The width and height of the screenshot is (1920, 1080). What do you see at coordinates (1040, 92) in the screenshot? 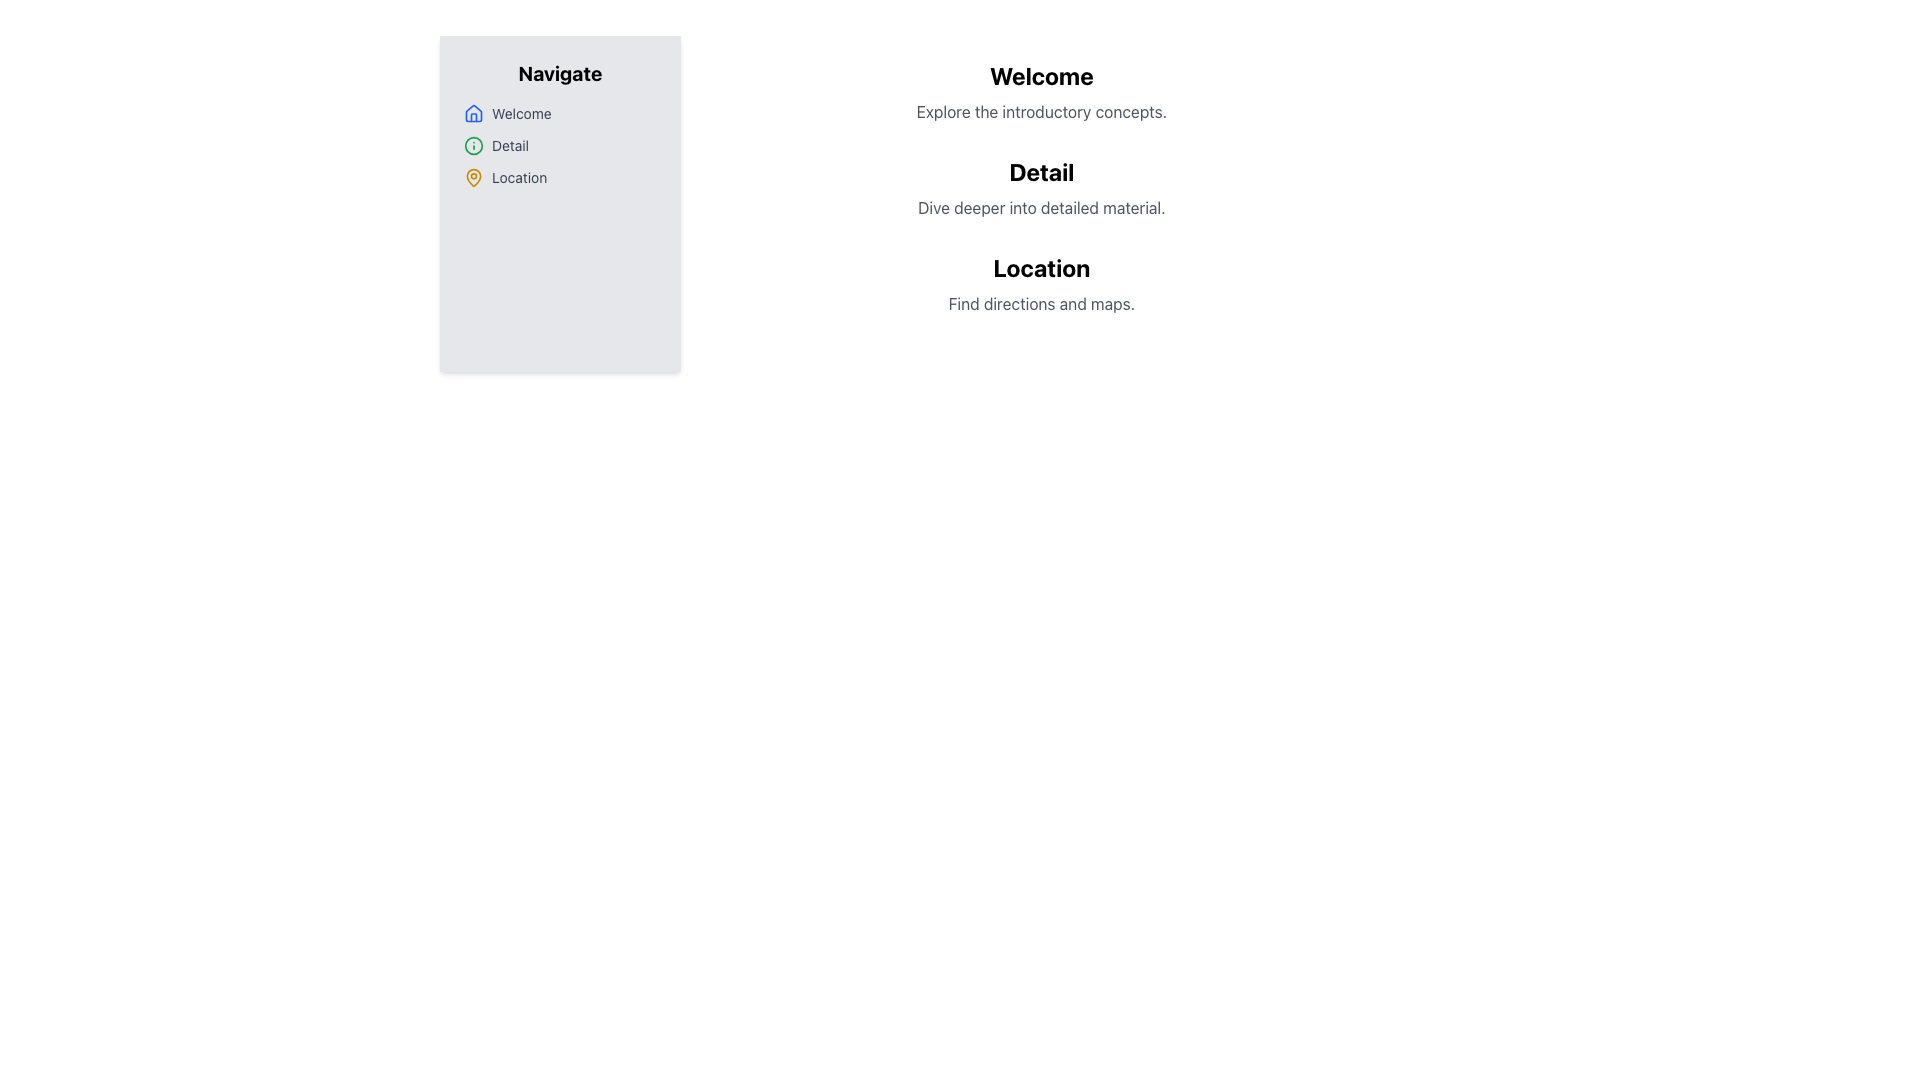
I see `the text element that serves as a section title and brief description for an introductory topic, located at the top of the vertical layout` at bounding box center [1040, 92].